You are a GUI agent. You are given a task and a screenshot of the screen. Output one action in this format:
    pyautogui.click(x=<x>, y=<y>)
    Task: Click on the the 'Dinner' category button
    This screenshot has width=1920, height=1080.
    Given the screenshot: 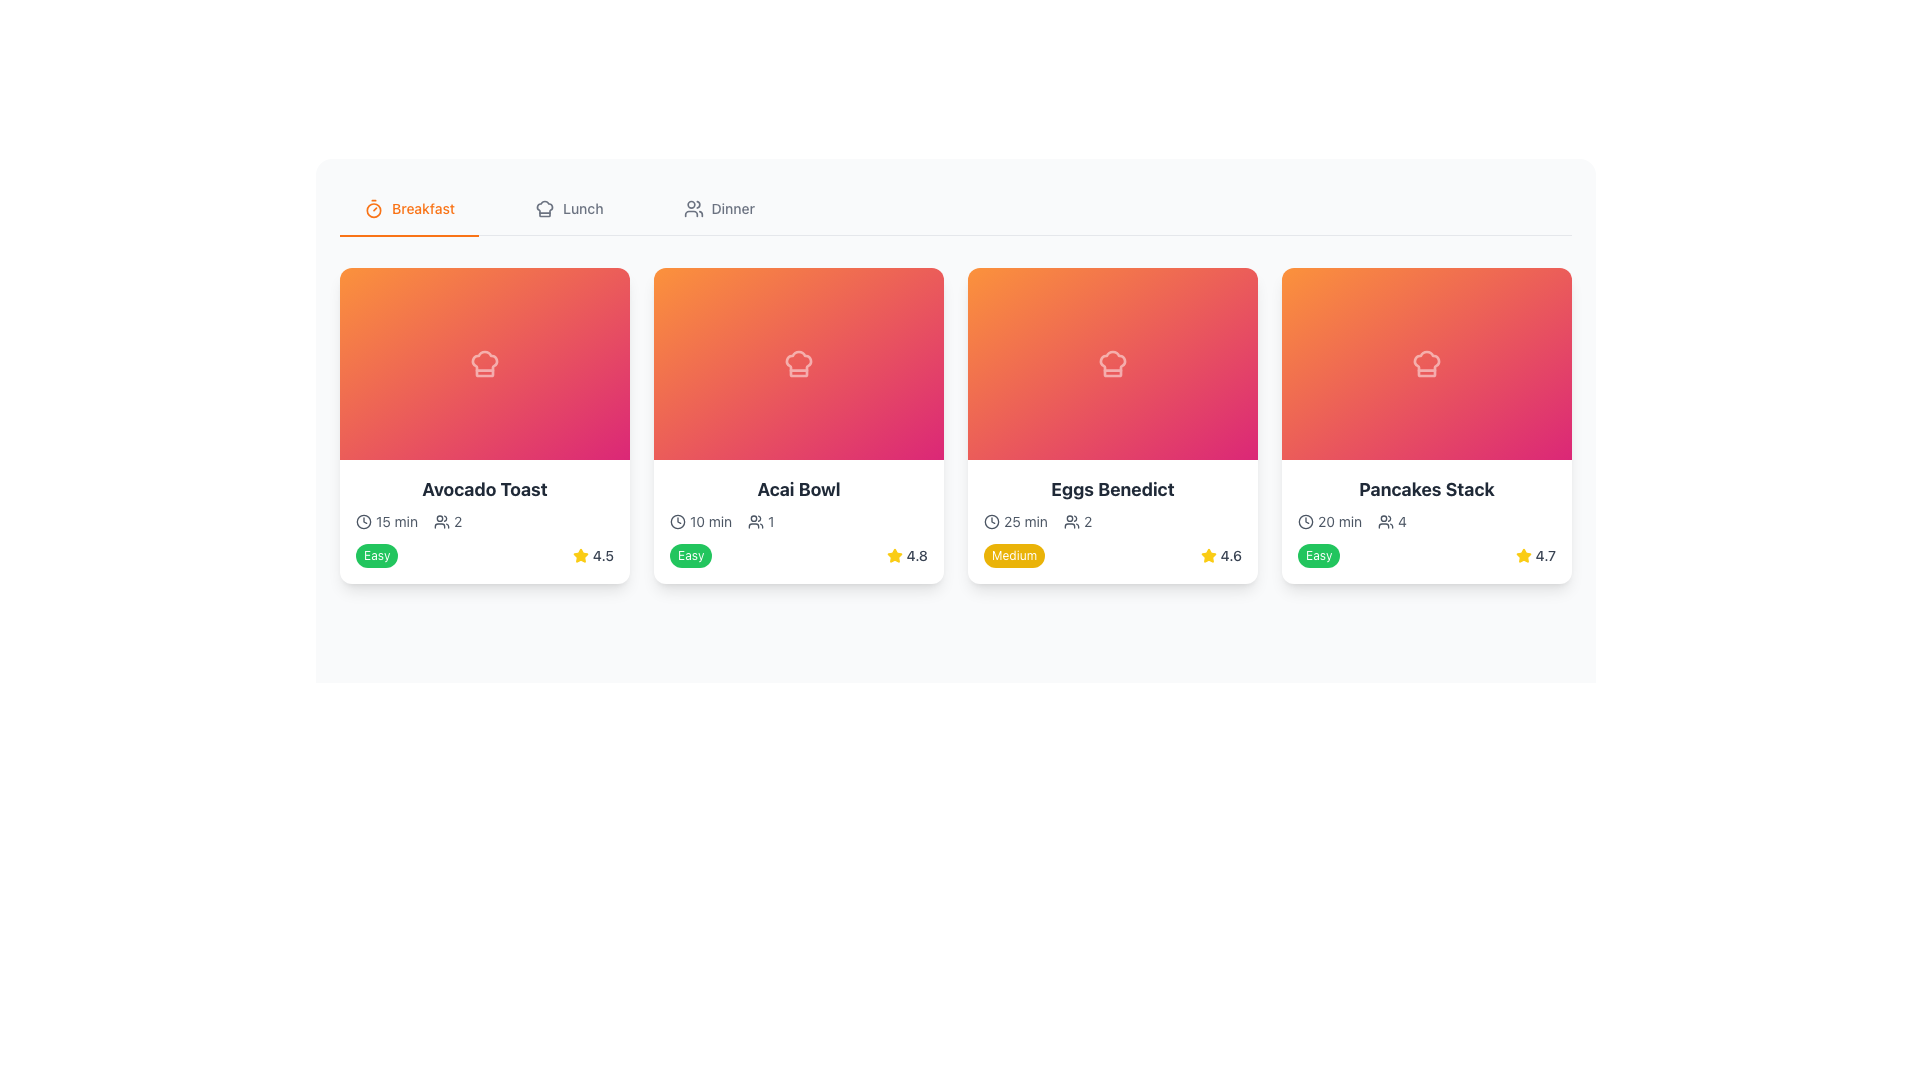 What is the action you would take?
    pyautogui.click(x=719, y=208)
    